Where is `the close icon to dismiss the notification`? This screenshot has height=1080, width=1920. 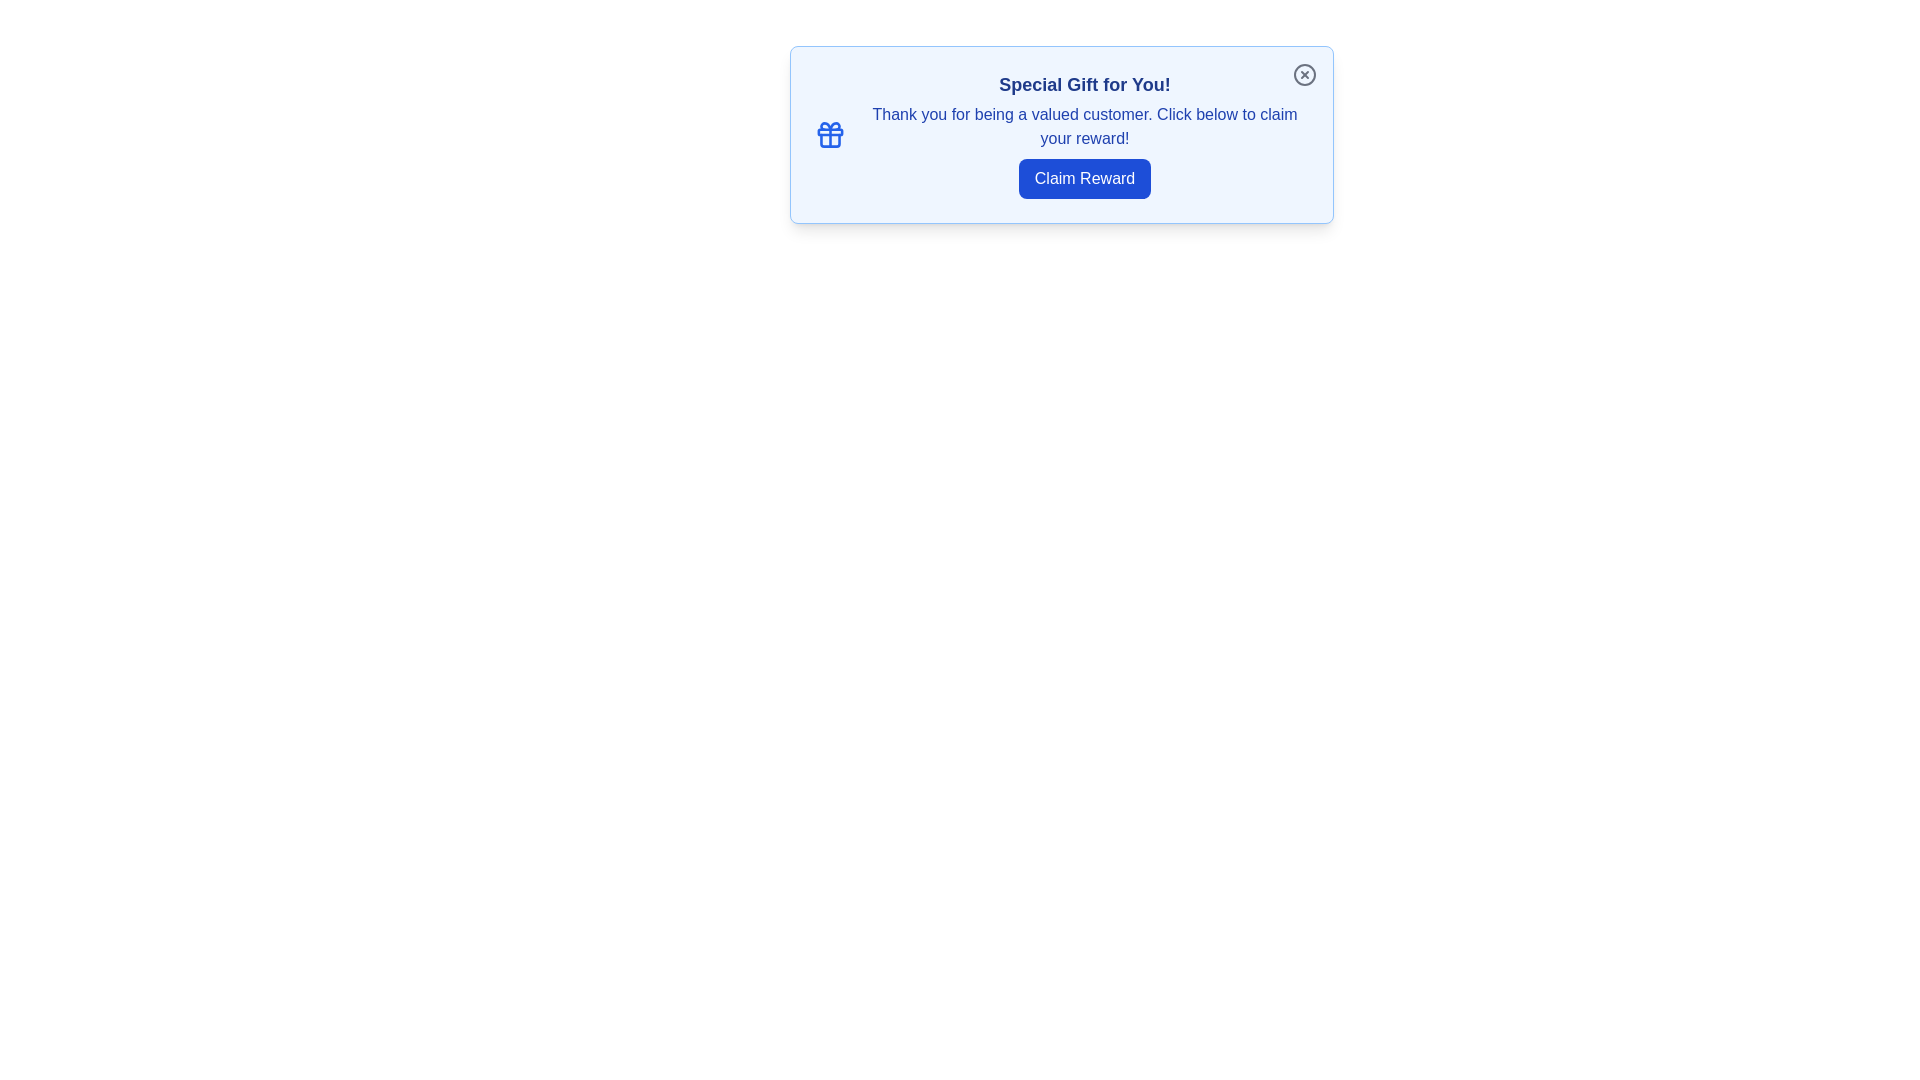 the close icon to dismiss the notification is located at coordinates (1304, 73).